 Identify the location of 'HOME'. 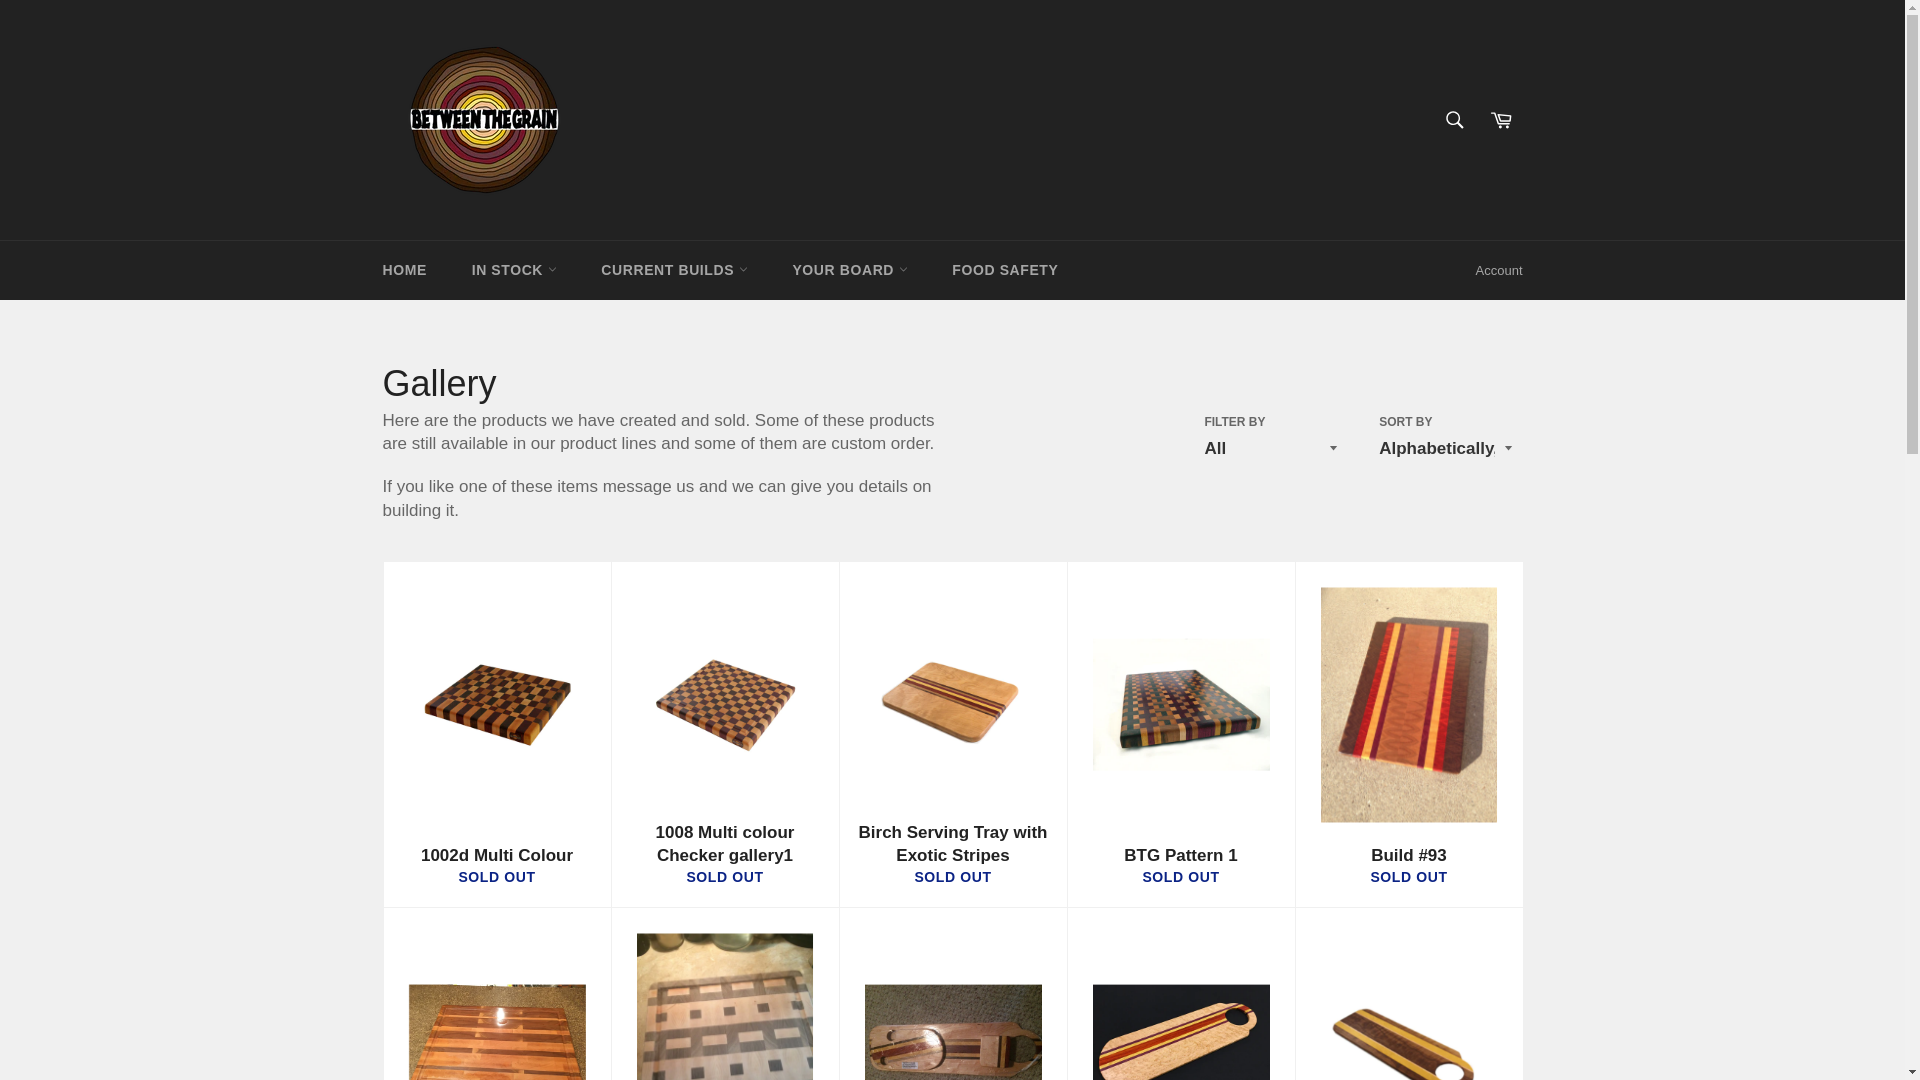
(402, 270).